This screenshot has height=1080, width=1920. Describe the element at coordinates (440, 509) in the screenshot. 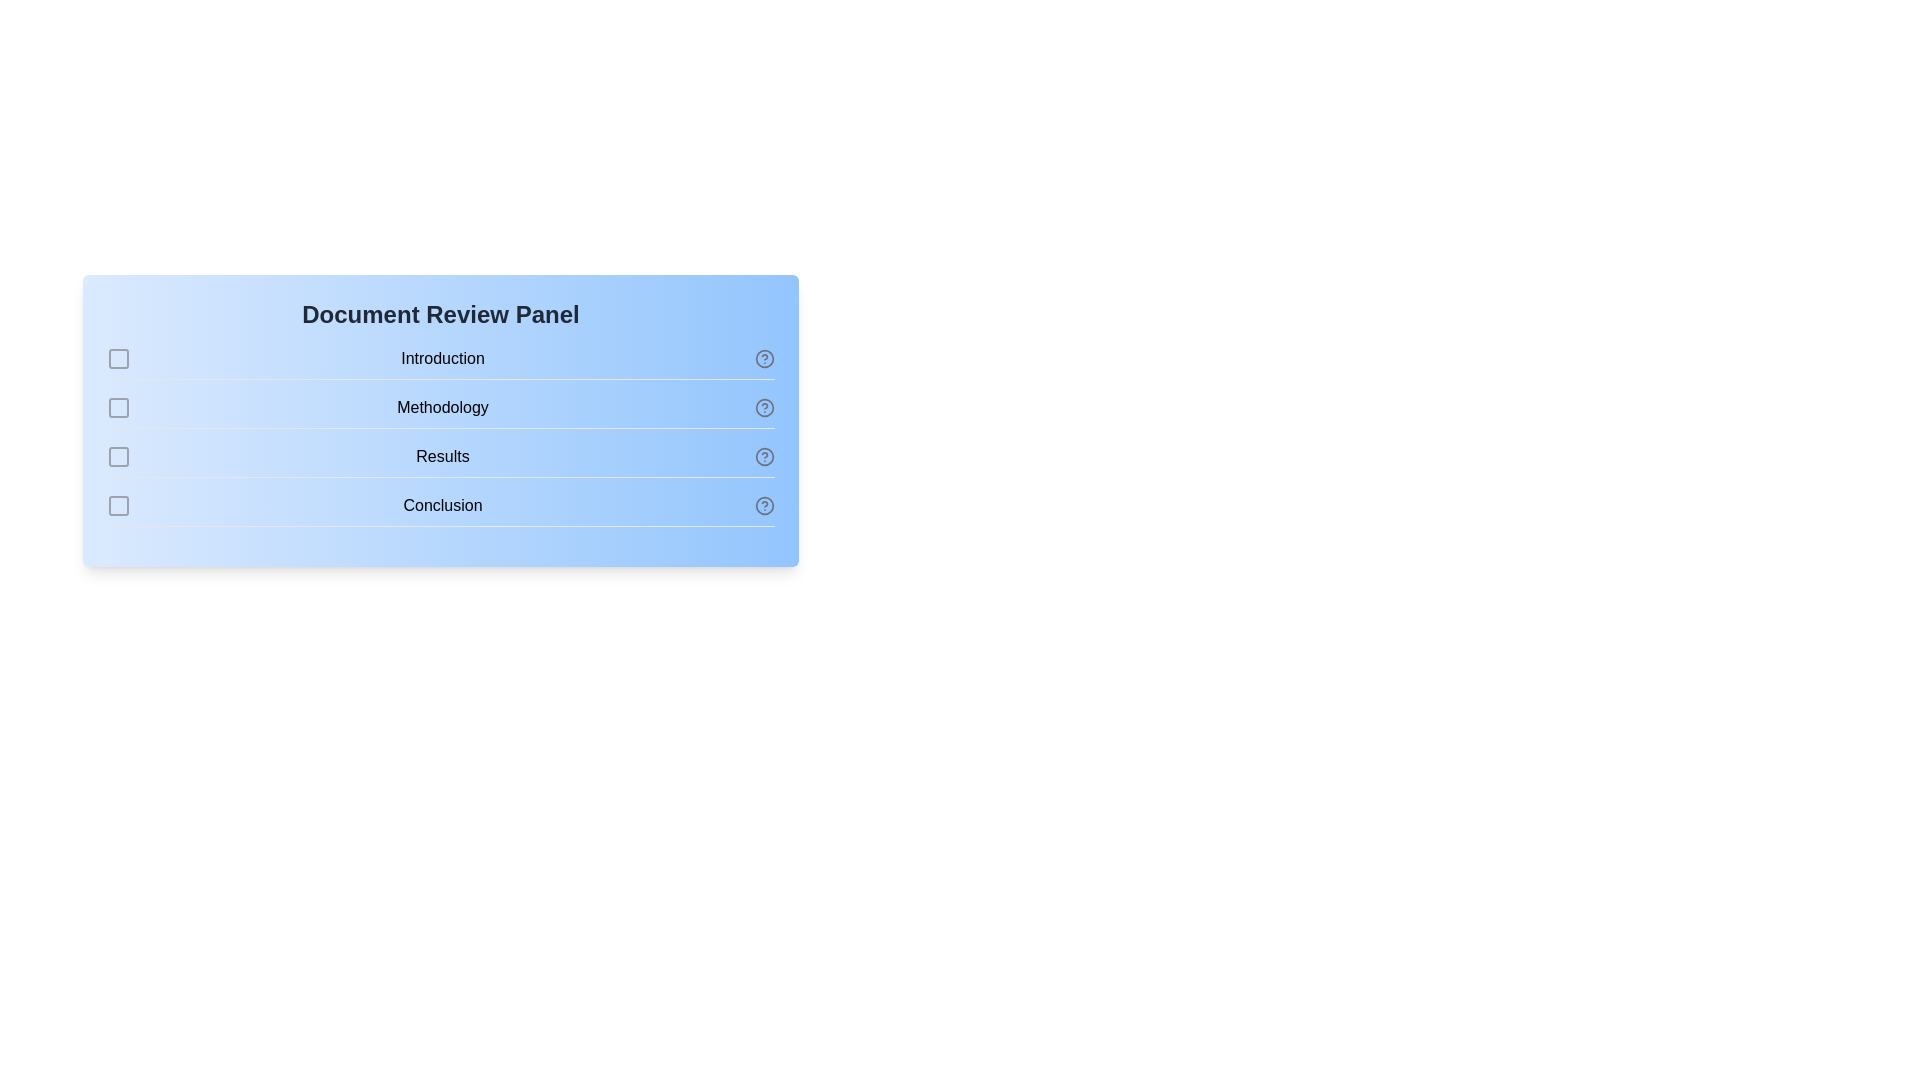

I see `the section name Conclusion to toggle its selection state` at that location.